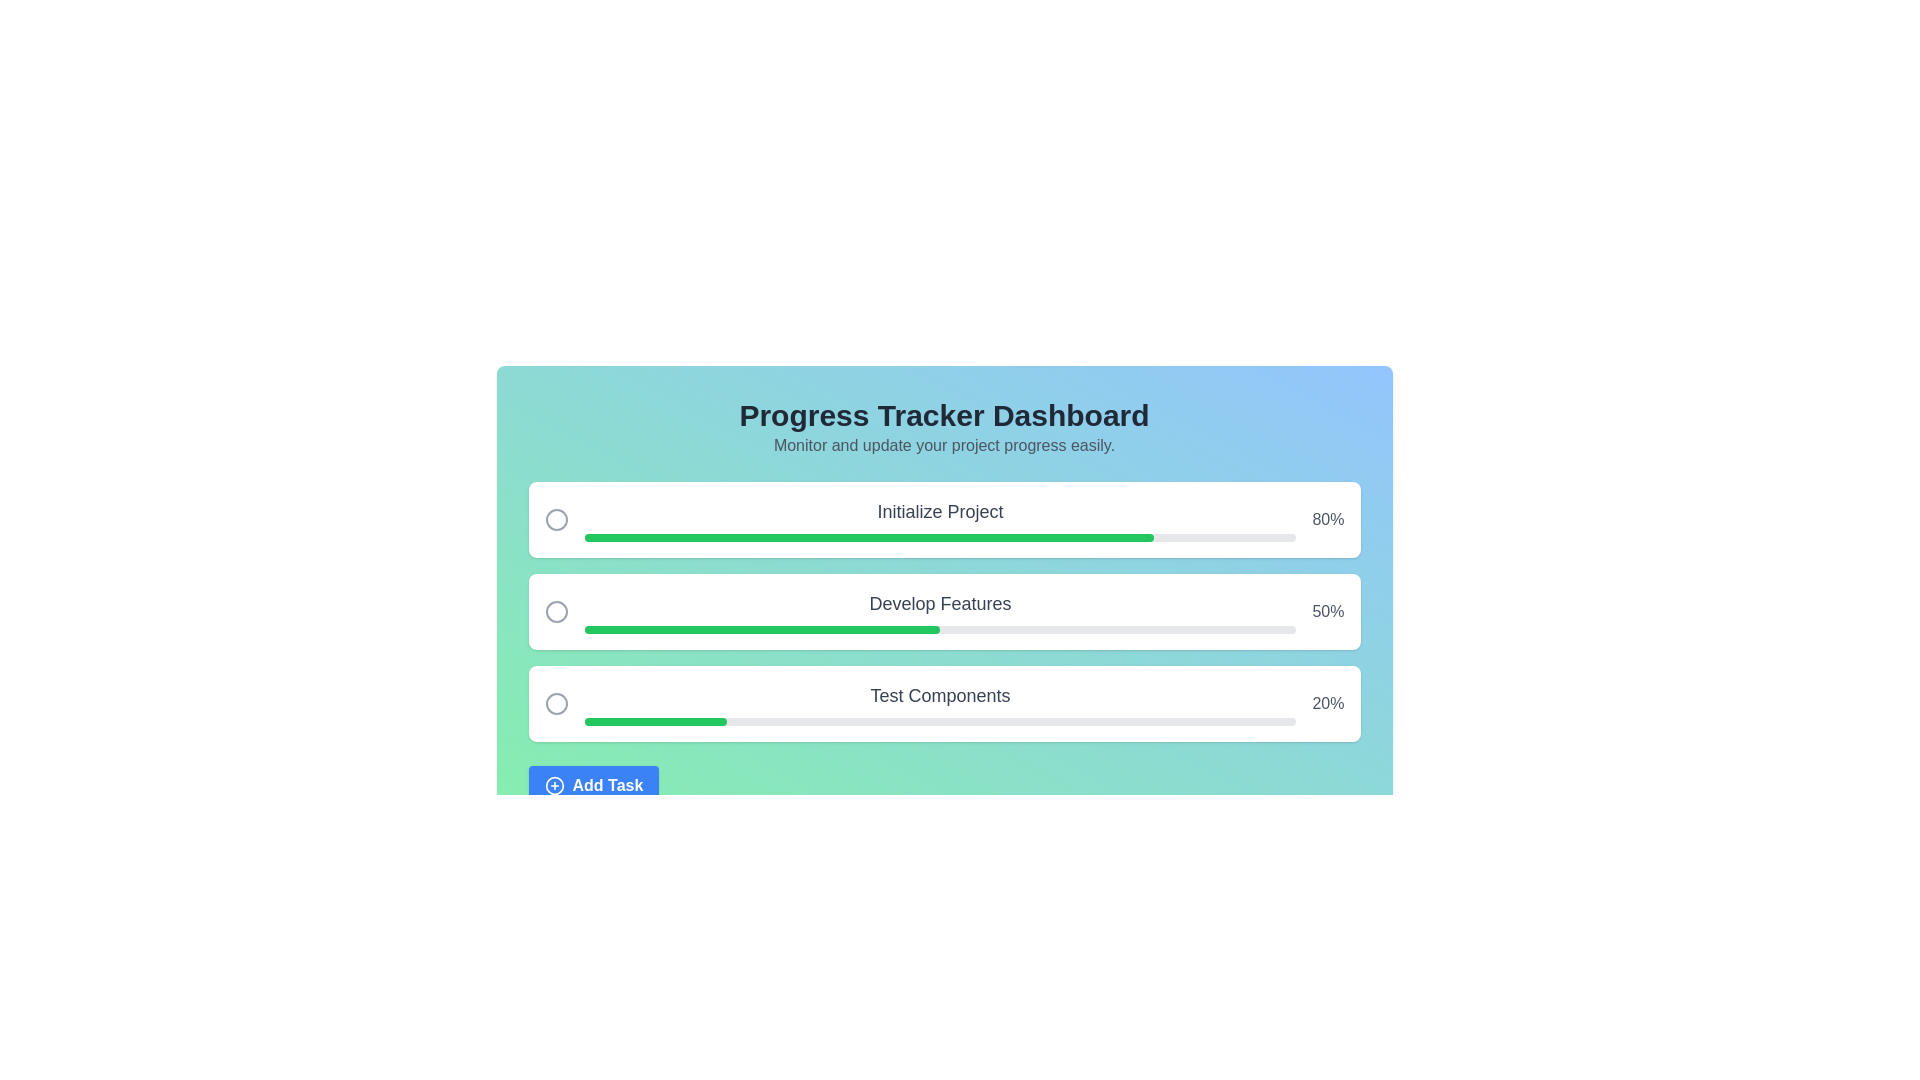 This screenshot has height=1080, width=1920. I want to click on the title text element that indicates the purpose or status of the associated progress task, positioned centrally between 'Initialize Project' and 'Test Components', so click(939, 603).